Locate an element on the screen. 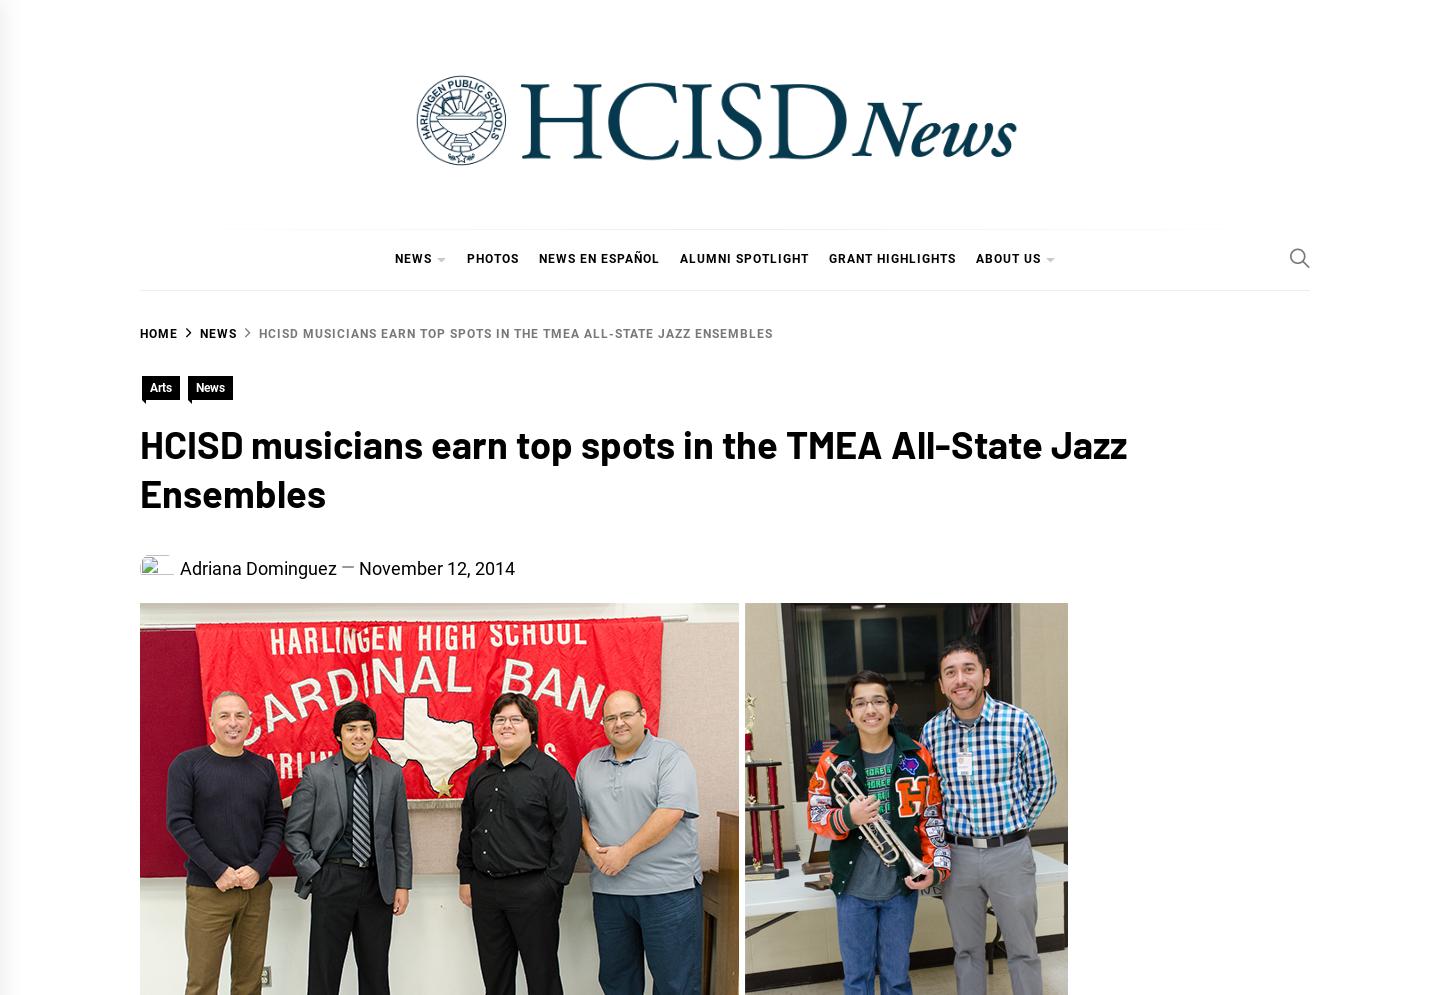  'Public Relations and Community Engagement' is located at coordinates (914, 398).